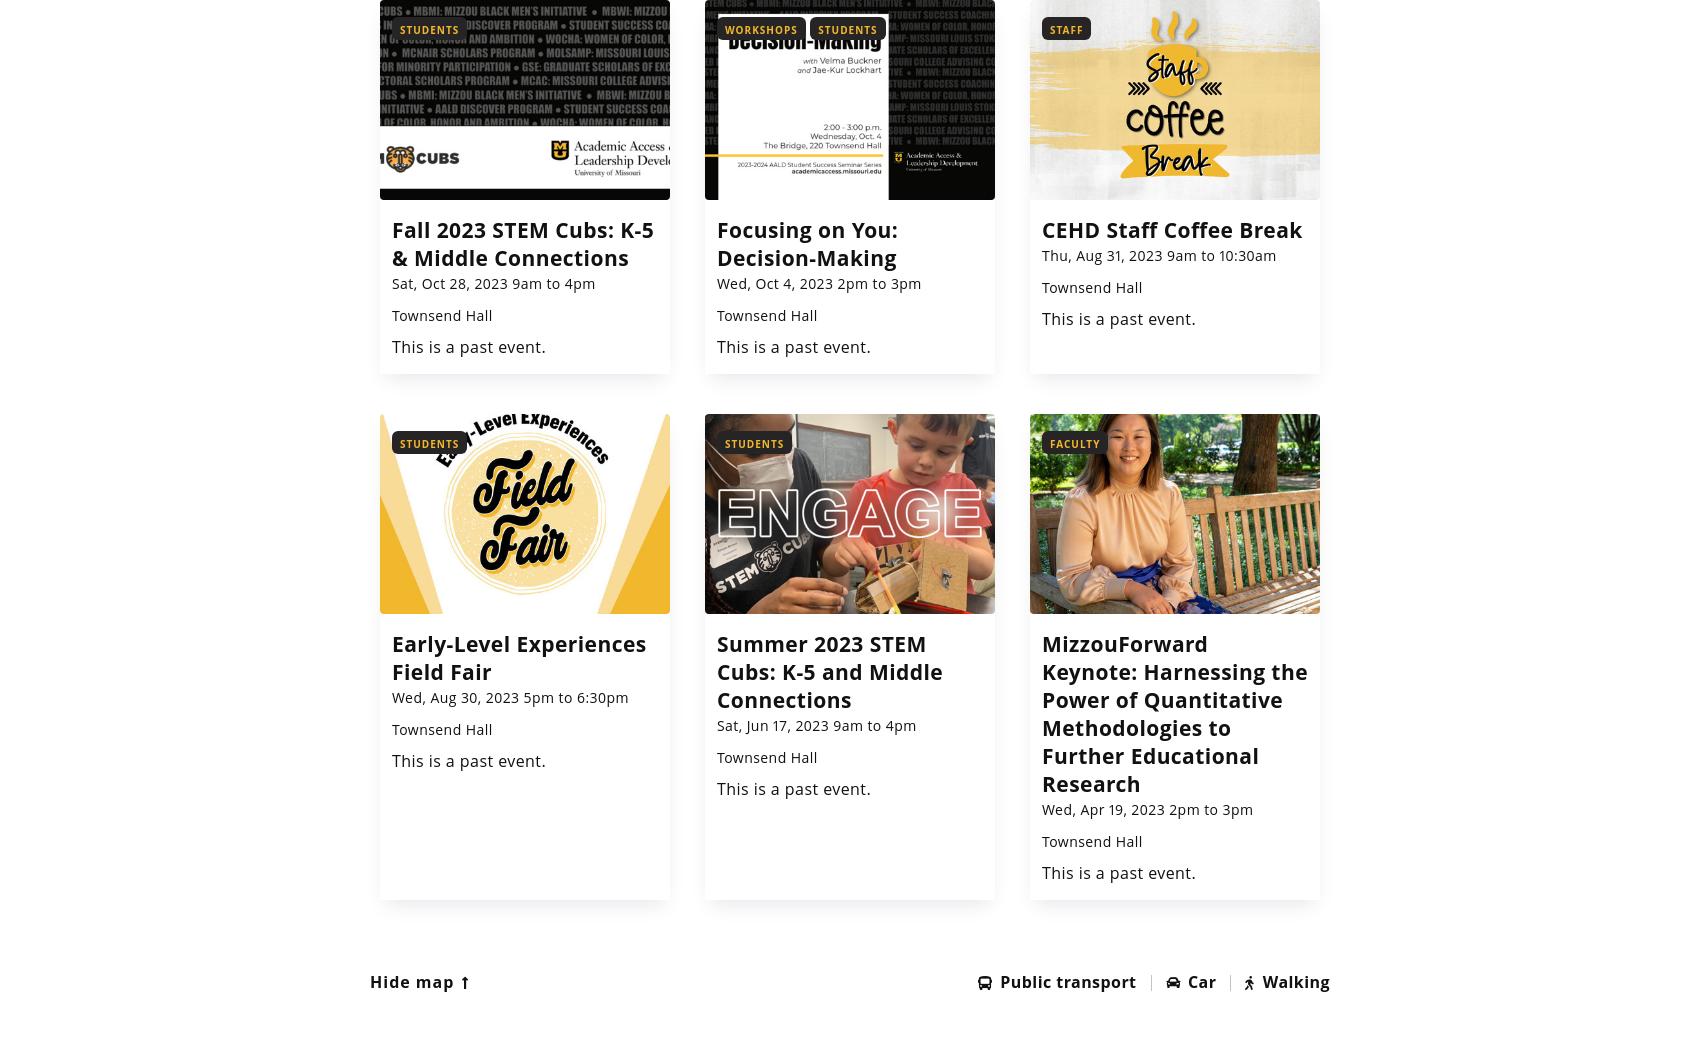 Image resolution: width=1700 pixels, height=1063 pixels. What do you see at coordinates (1066, 29) in the screenshot?
I see `'Staff'` at bounding box center [1066, 29].